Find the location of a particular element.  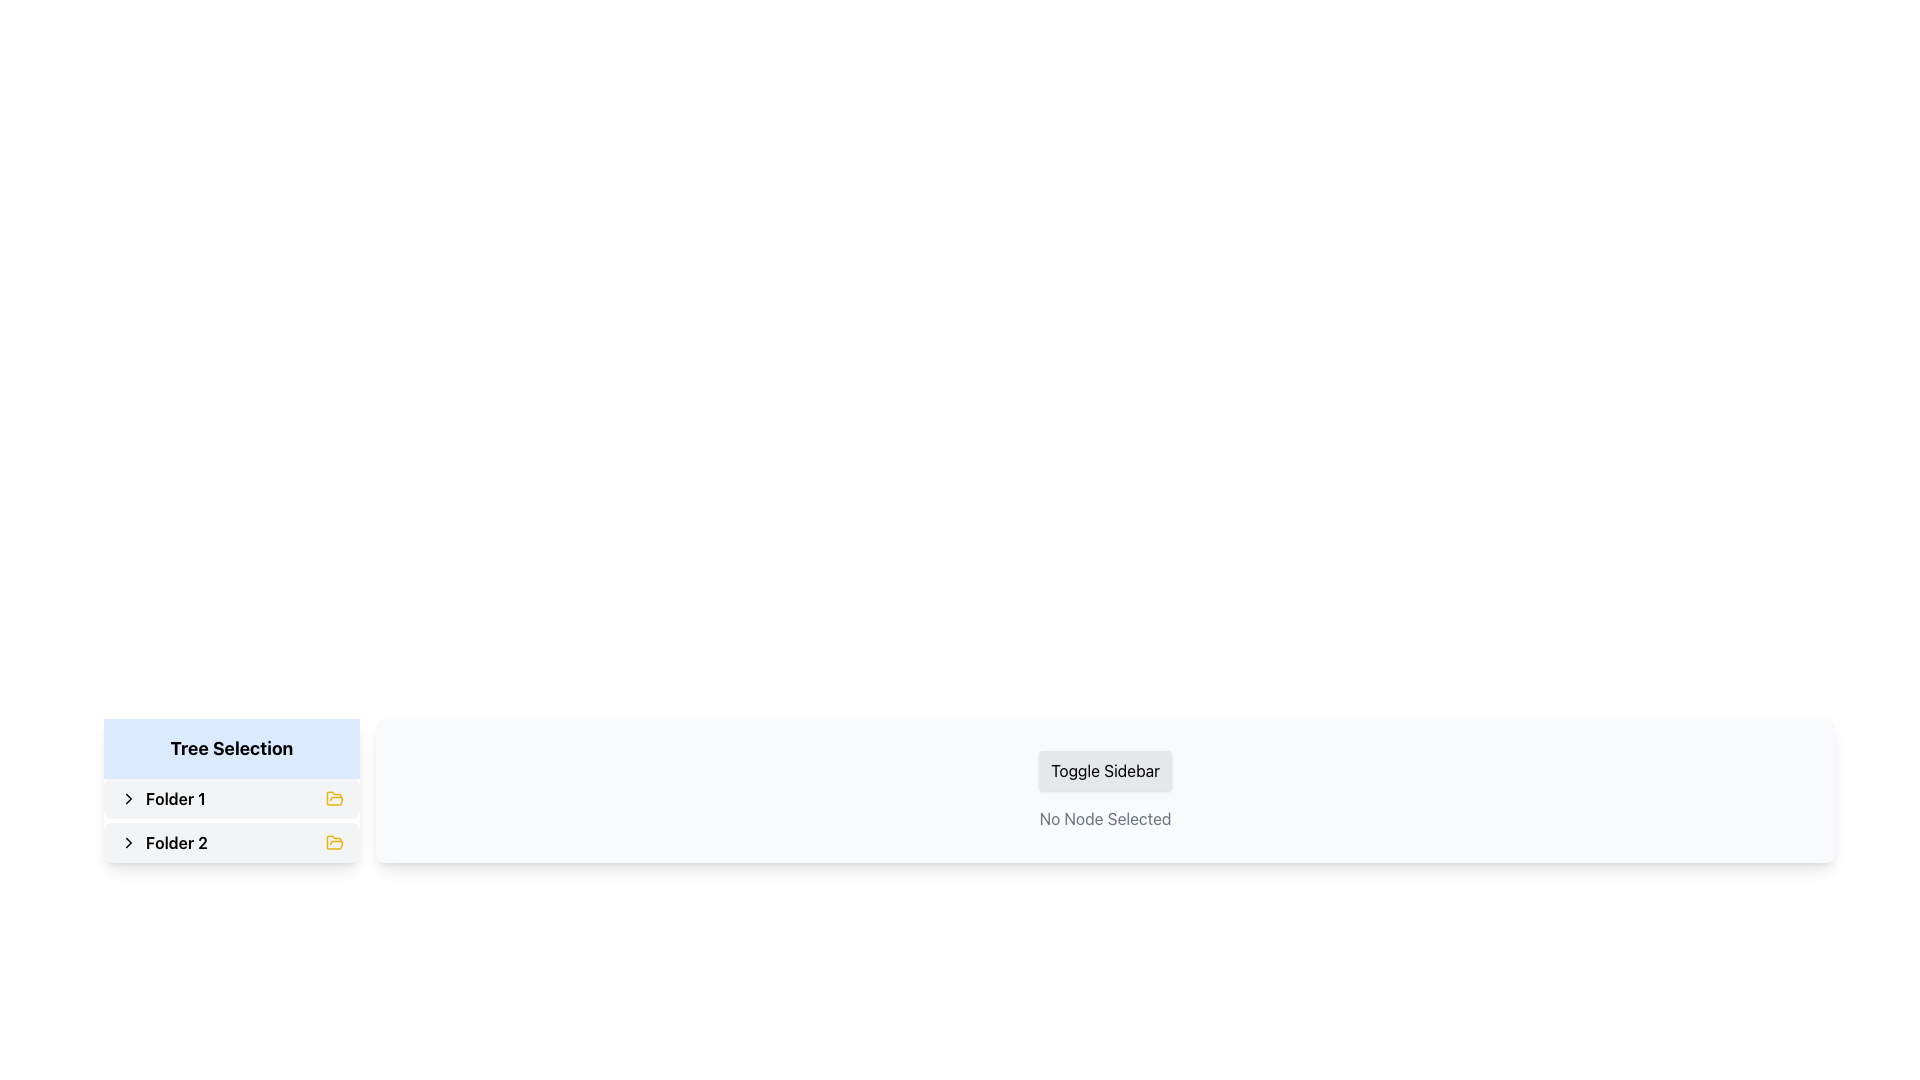

the text label displaying 'Folder 1' is located at coordinates (175, 797).